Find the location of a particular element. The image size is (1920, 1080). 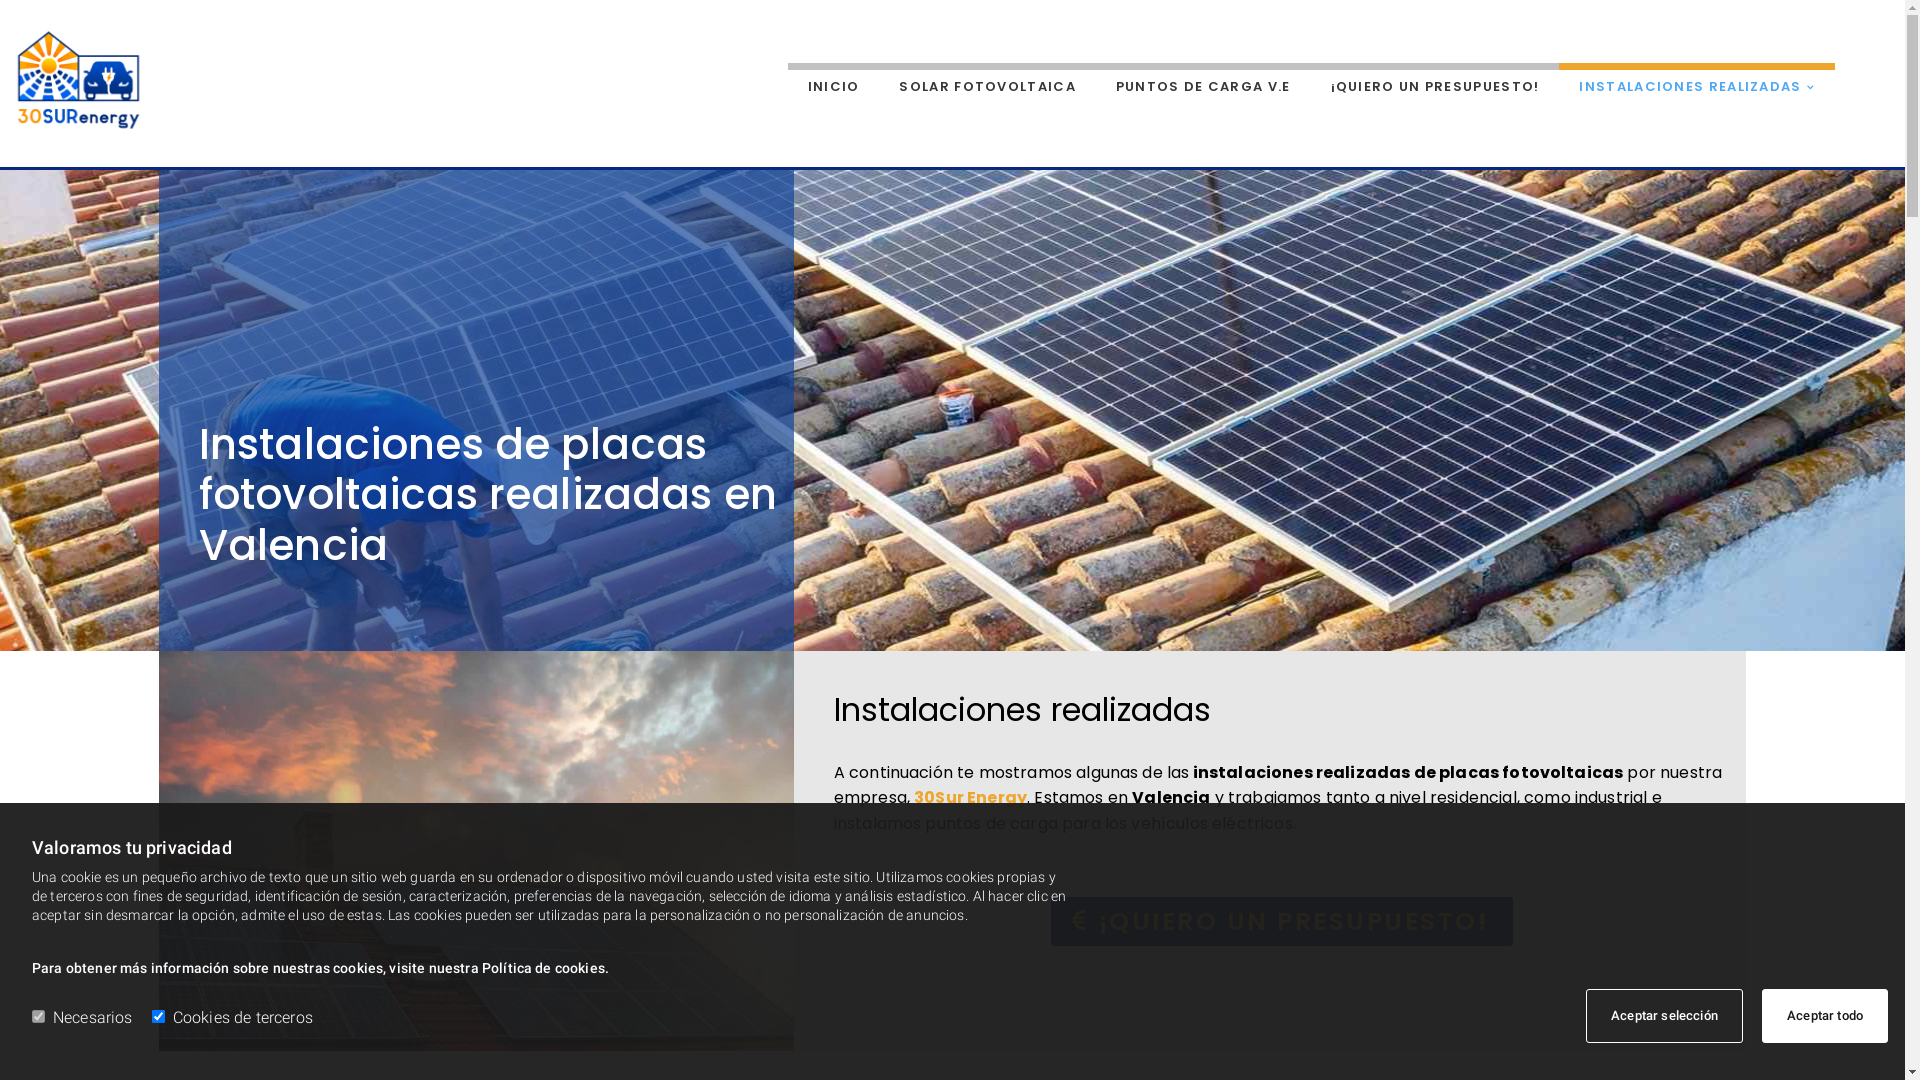

'30Sur Energy' is located at coordinates (970, 796).